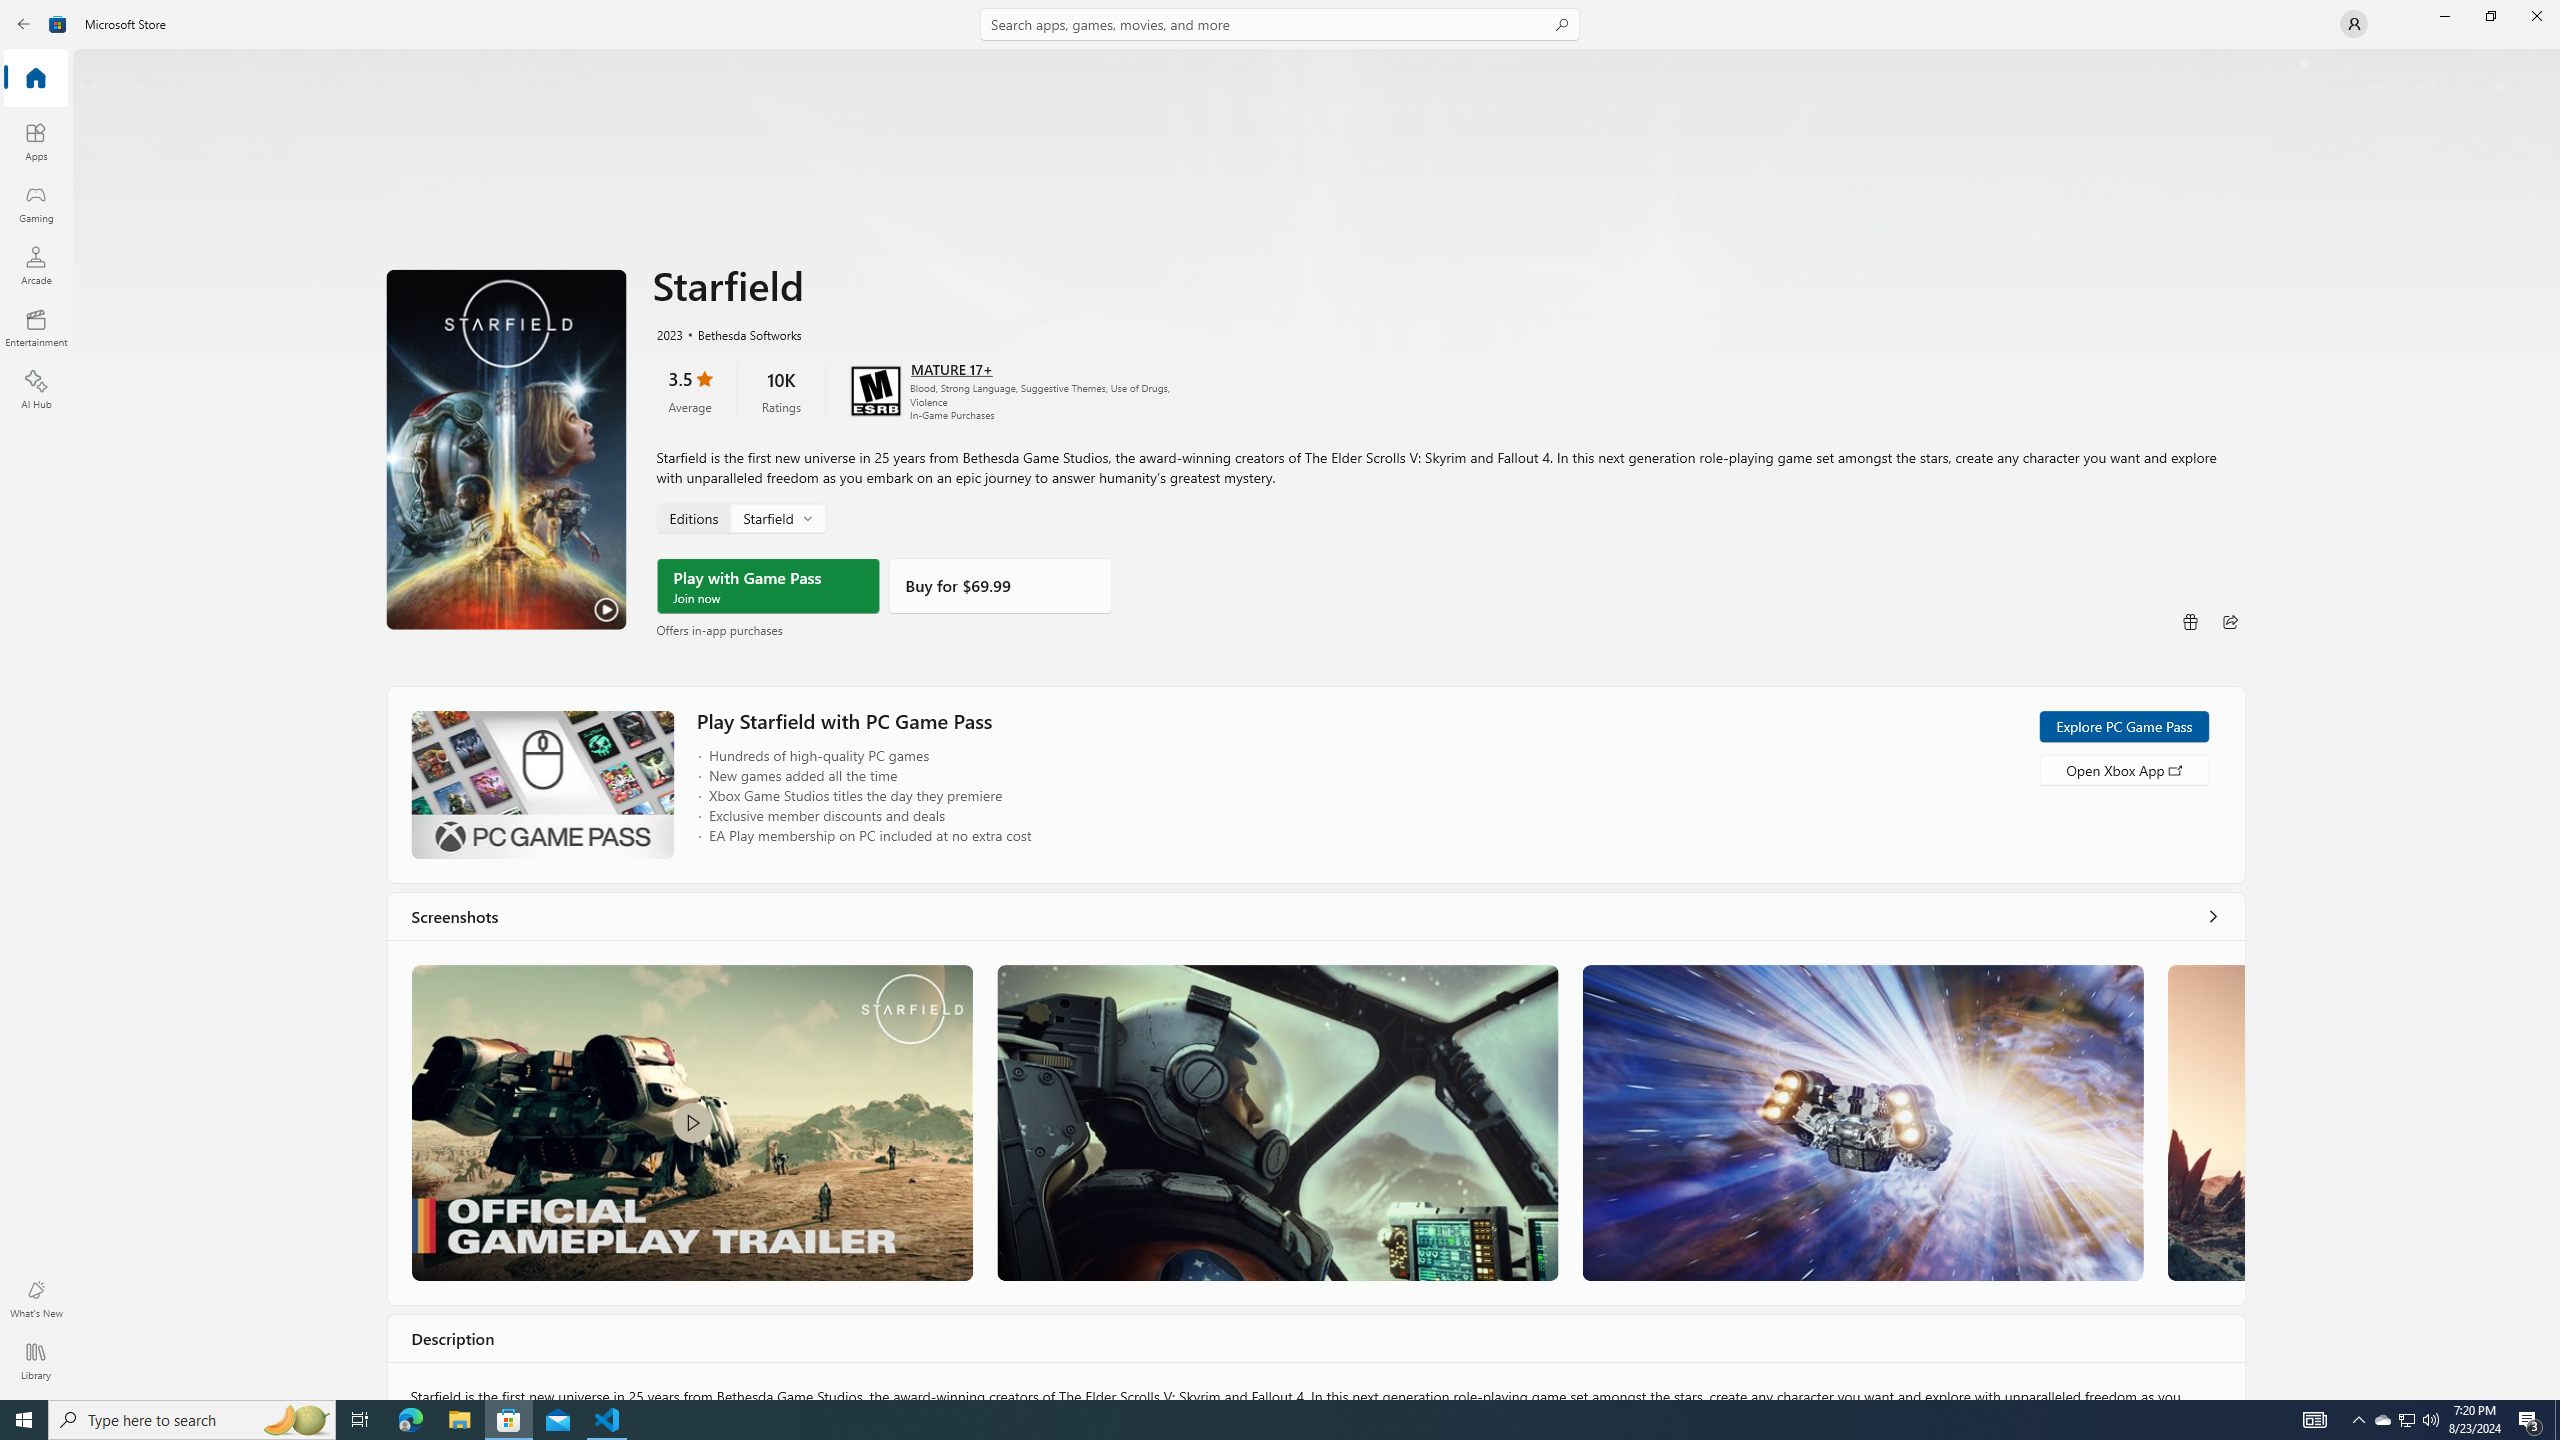 The image size is (2560, 1440). Describe the element at coordinates (2490, 15) in the screenshot. I see `'Restore Microsoft Store'` at that location.